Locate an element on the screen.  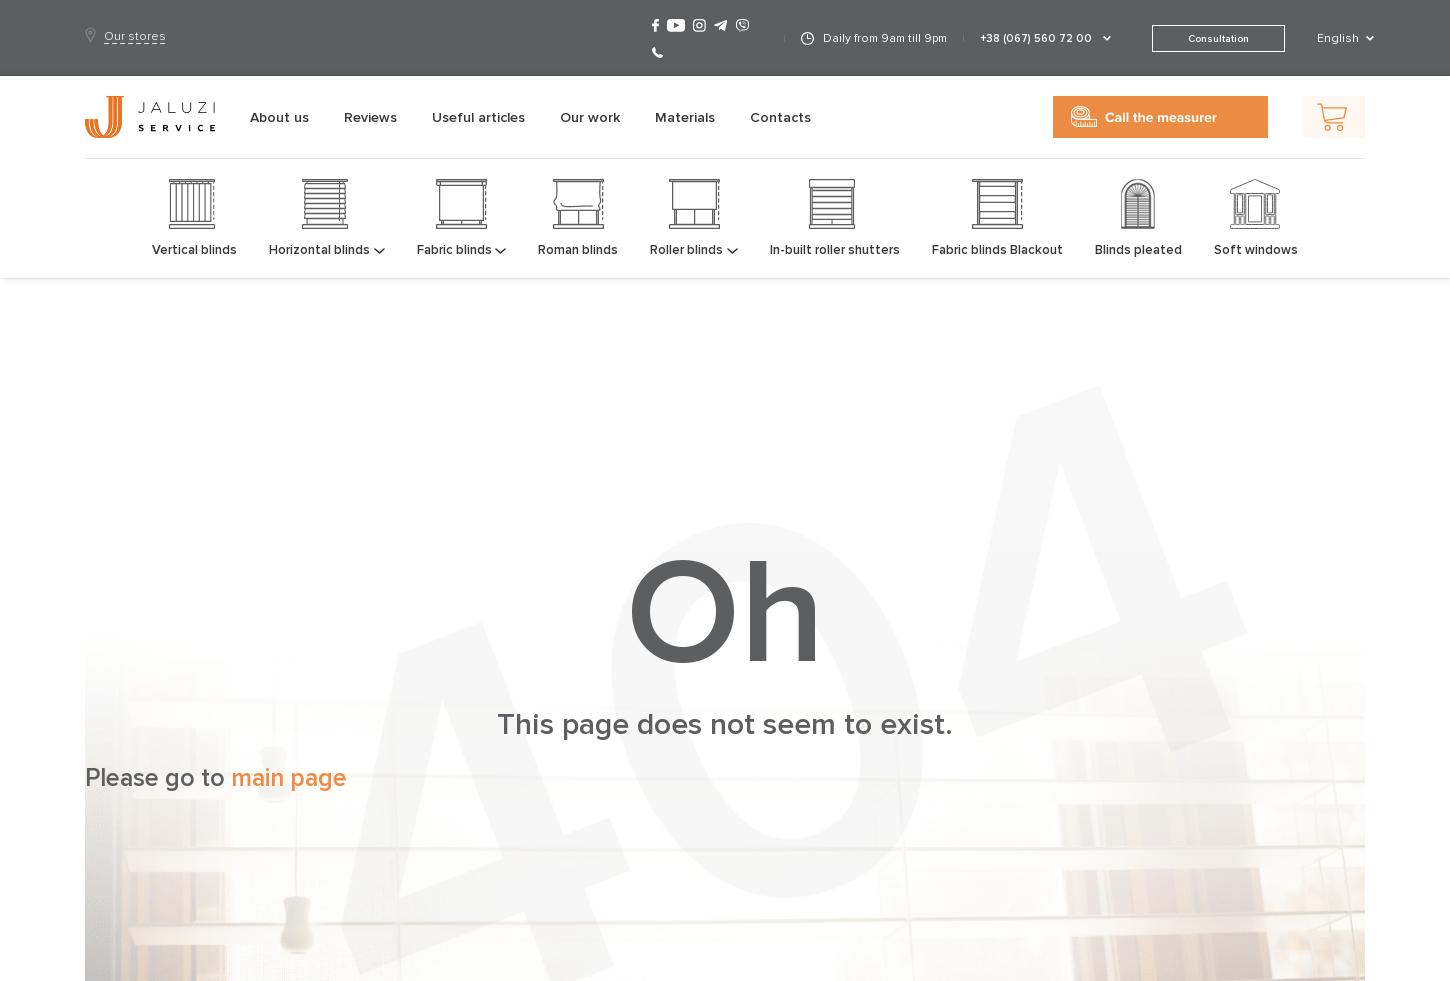
'Our stores' is located at coordinates (133, 34).